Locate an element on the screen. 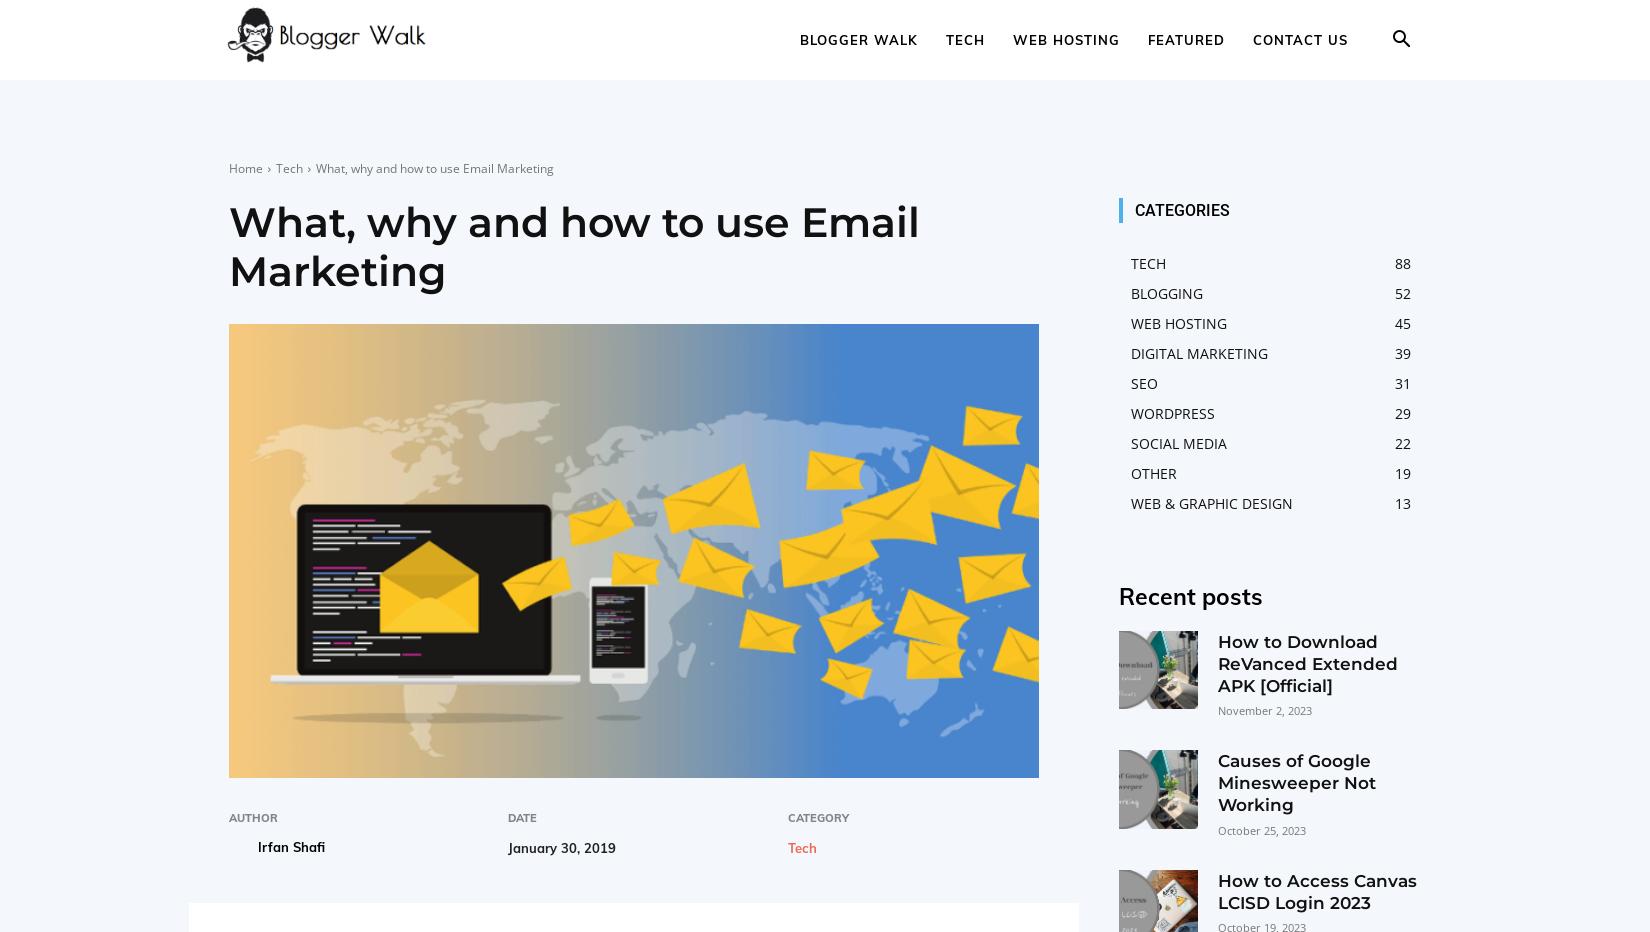  'Other' is located at coordinates (1154, 472).